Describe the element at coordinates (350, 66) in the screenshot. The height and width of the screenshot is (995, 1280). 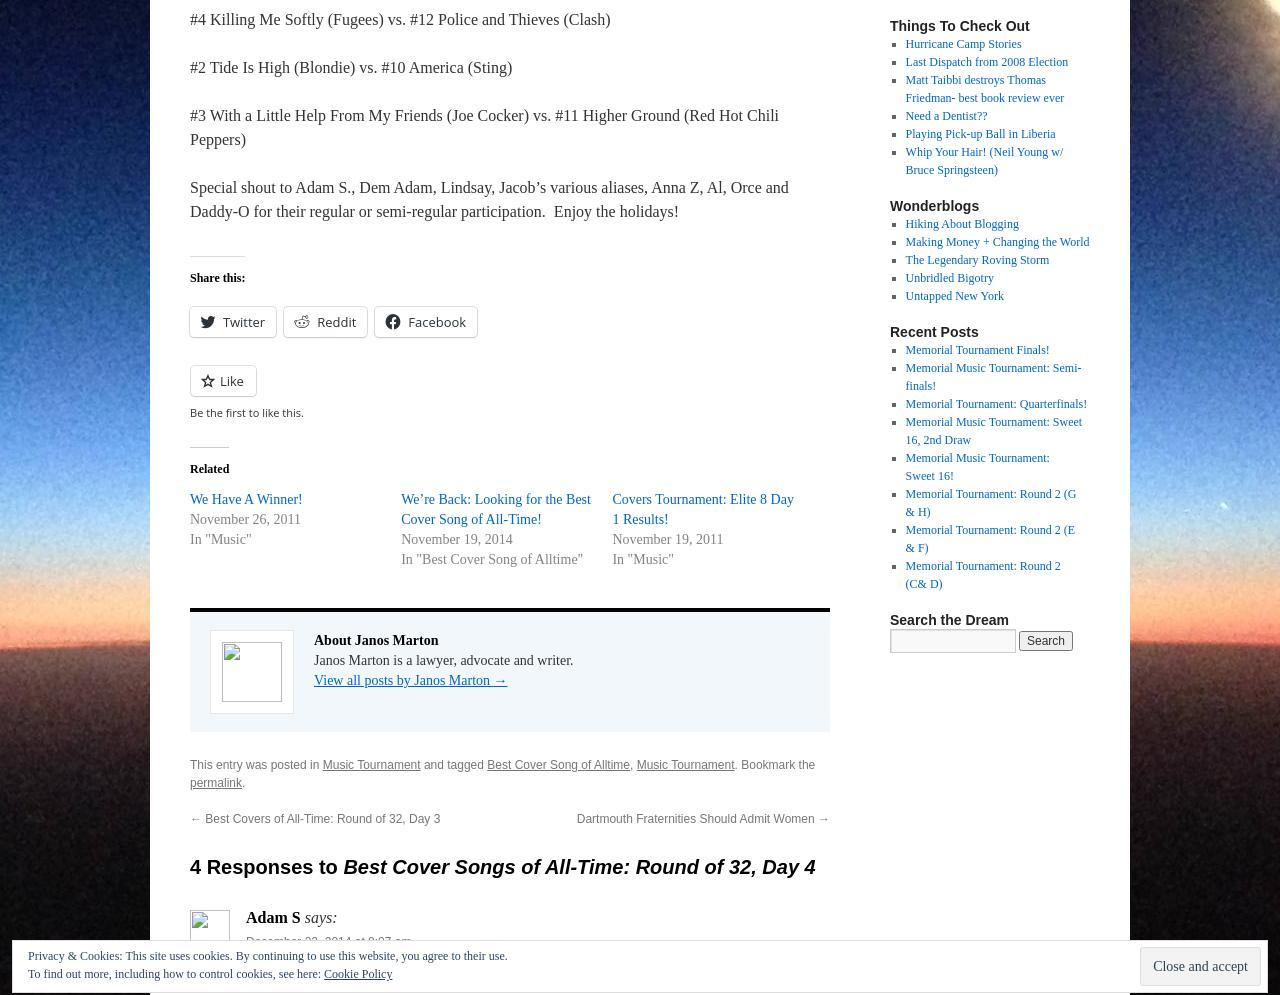
I see `'#2 Tide Is High (Blondie) vs. #10 America (Sting)'` at that location.